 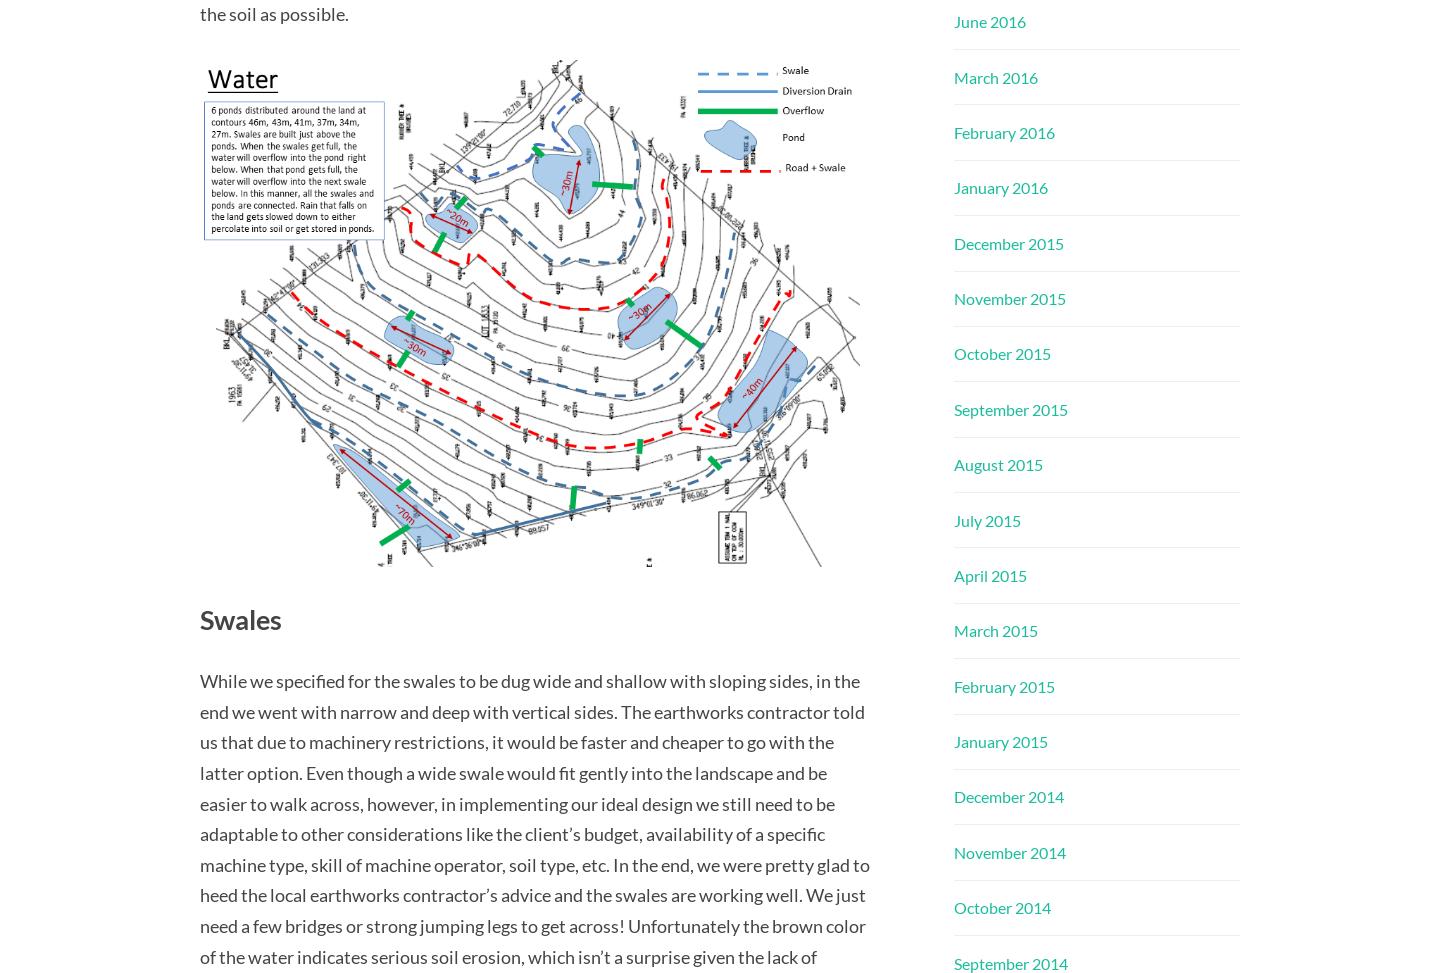 What do you see at coordinates (954, 352) in the screenshot?
I see `'October 2015'` at bounding box center [954, 352].